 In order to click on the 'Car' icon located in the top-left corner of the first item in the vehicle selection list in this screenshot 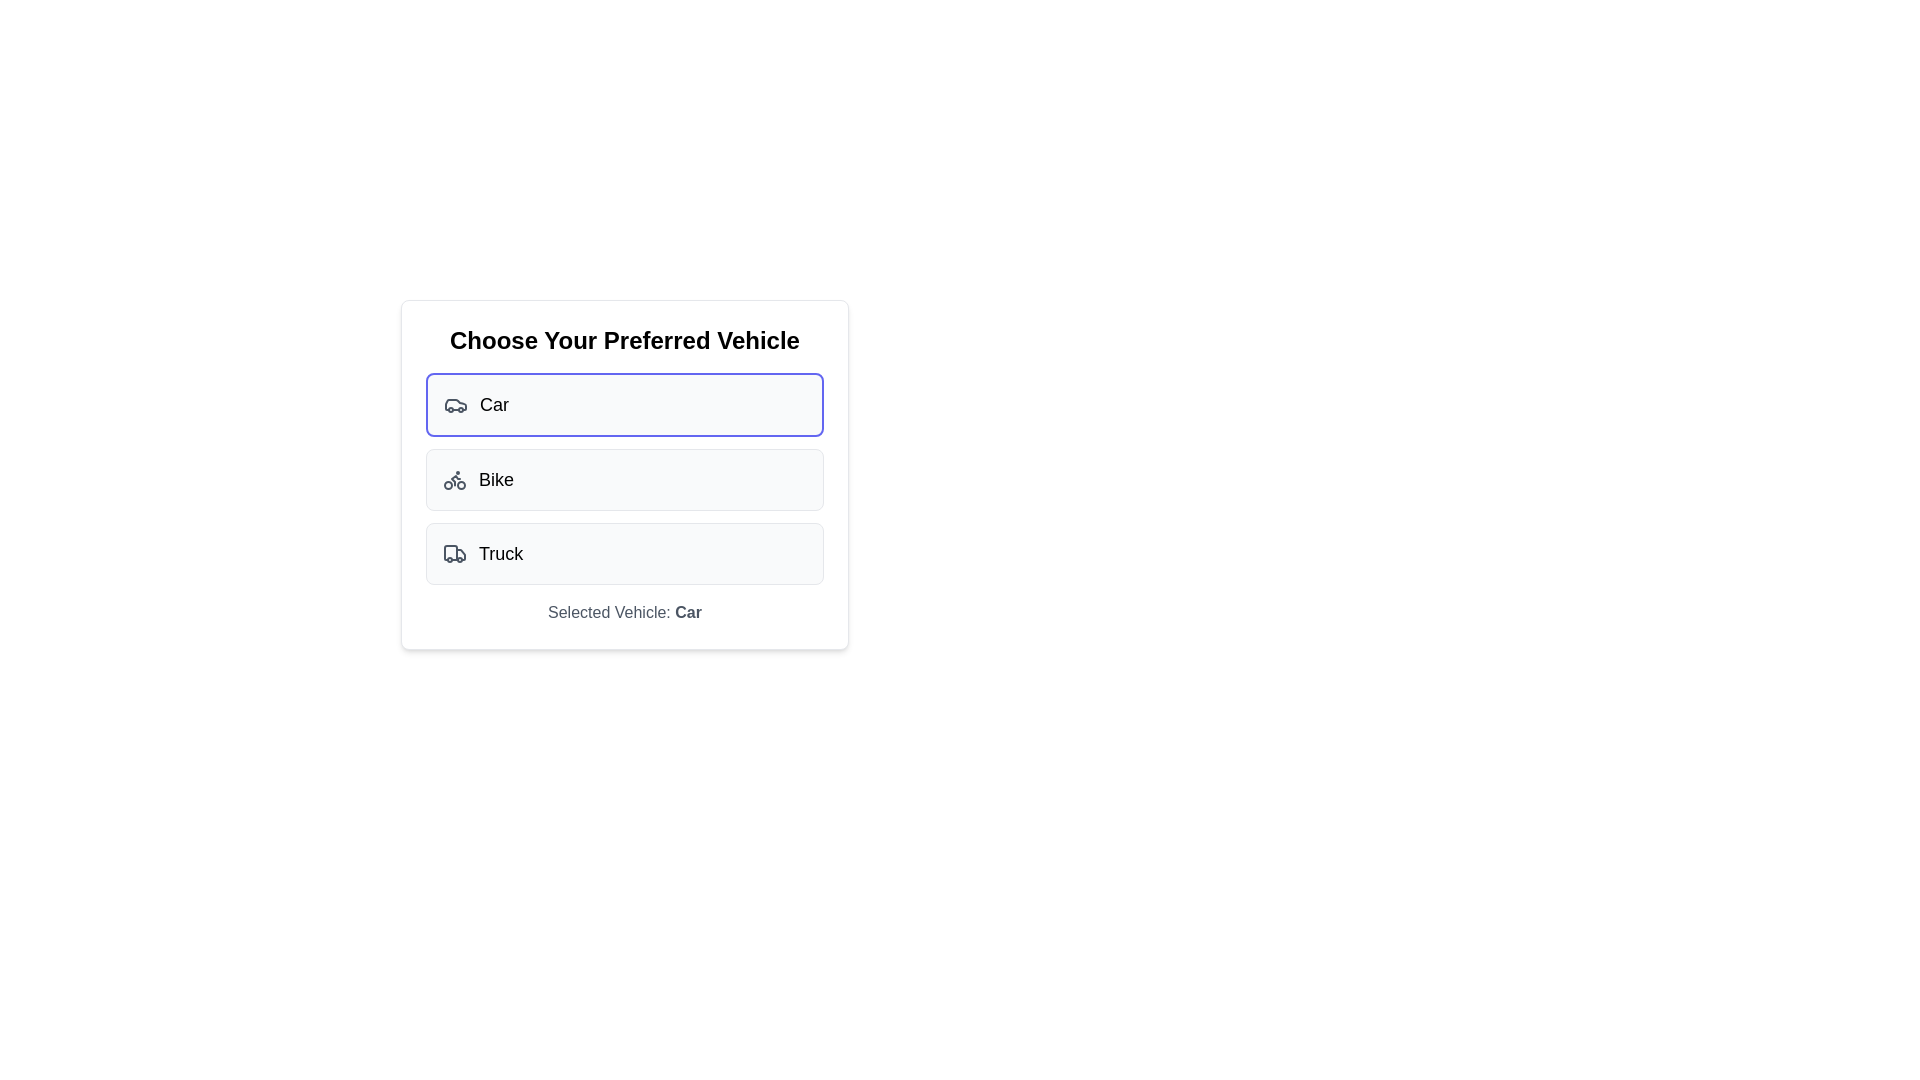, I will do `click(455, 405)`.